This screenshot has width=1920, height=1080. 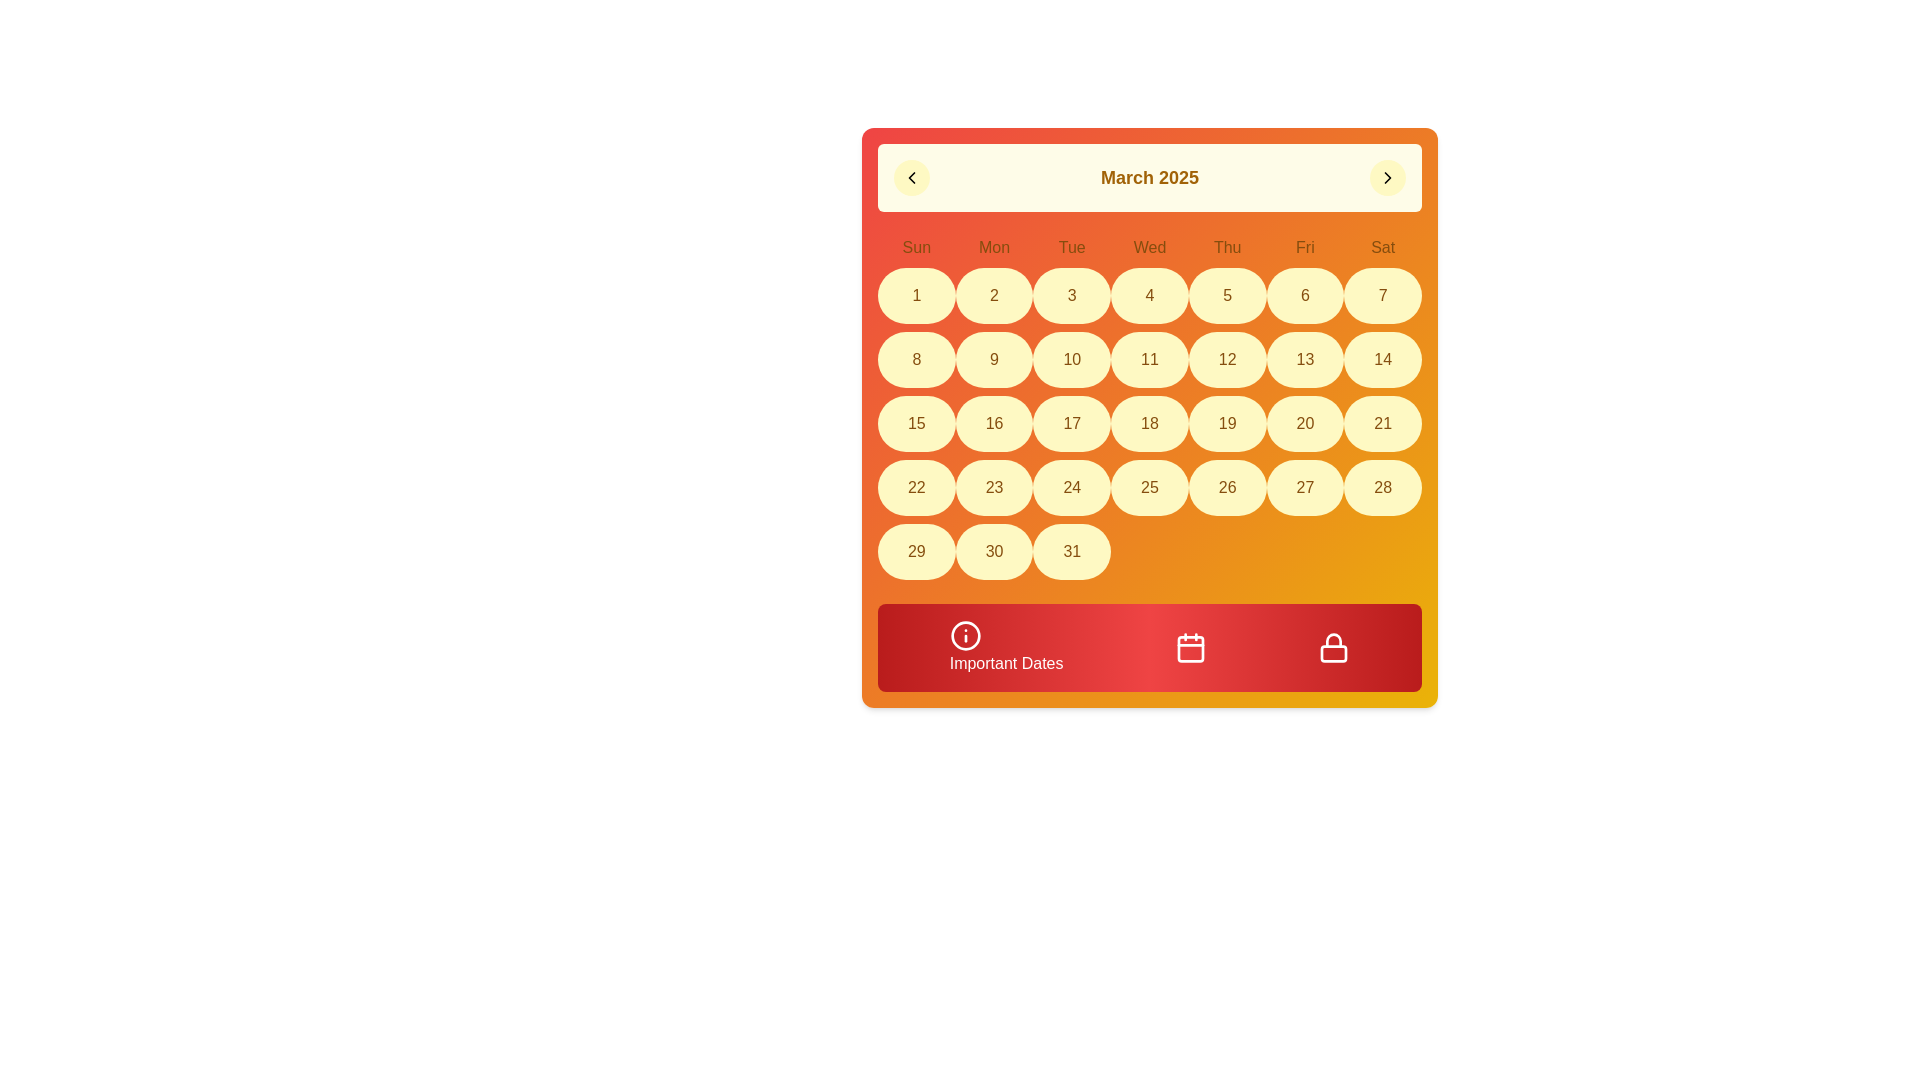 What do you see at coordinates (1305, 488) in the screenshot?
I see `the button representing the date '27' in the calendar interface` at bounding box center [1305, 488].